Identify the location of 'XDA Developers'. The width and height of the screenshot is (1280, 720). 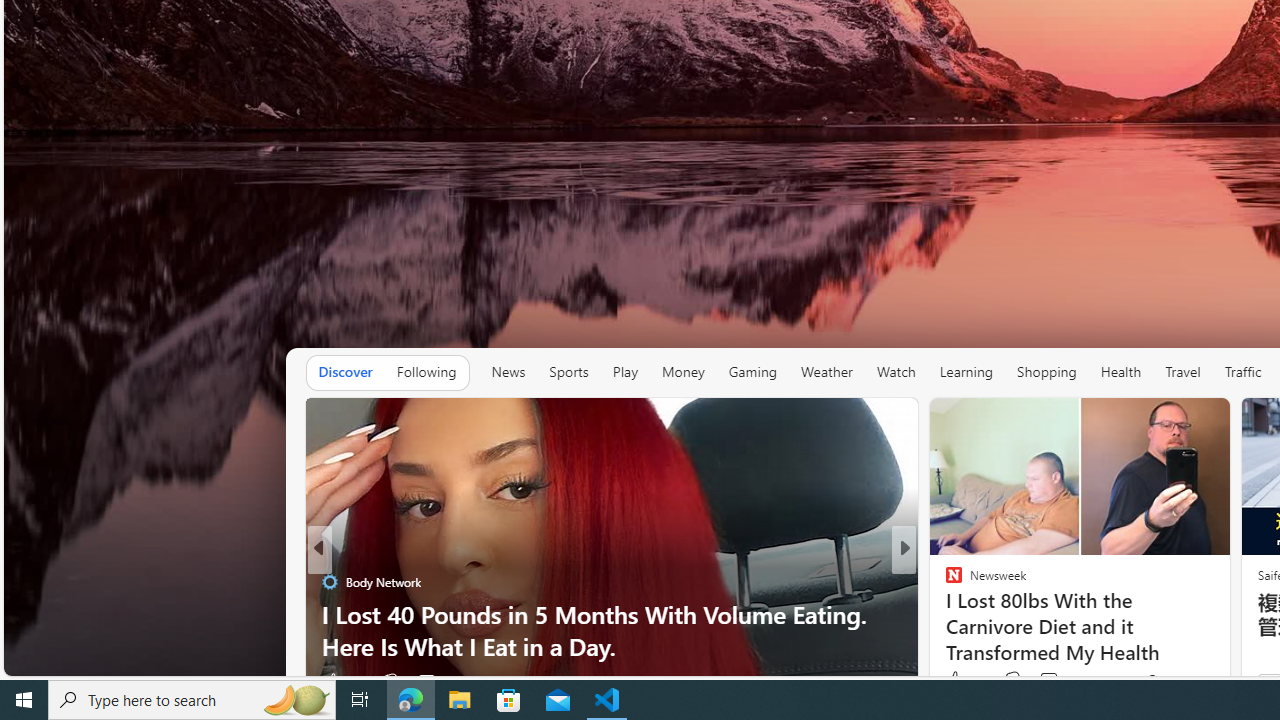
(944, 613).